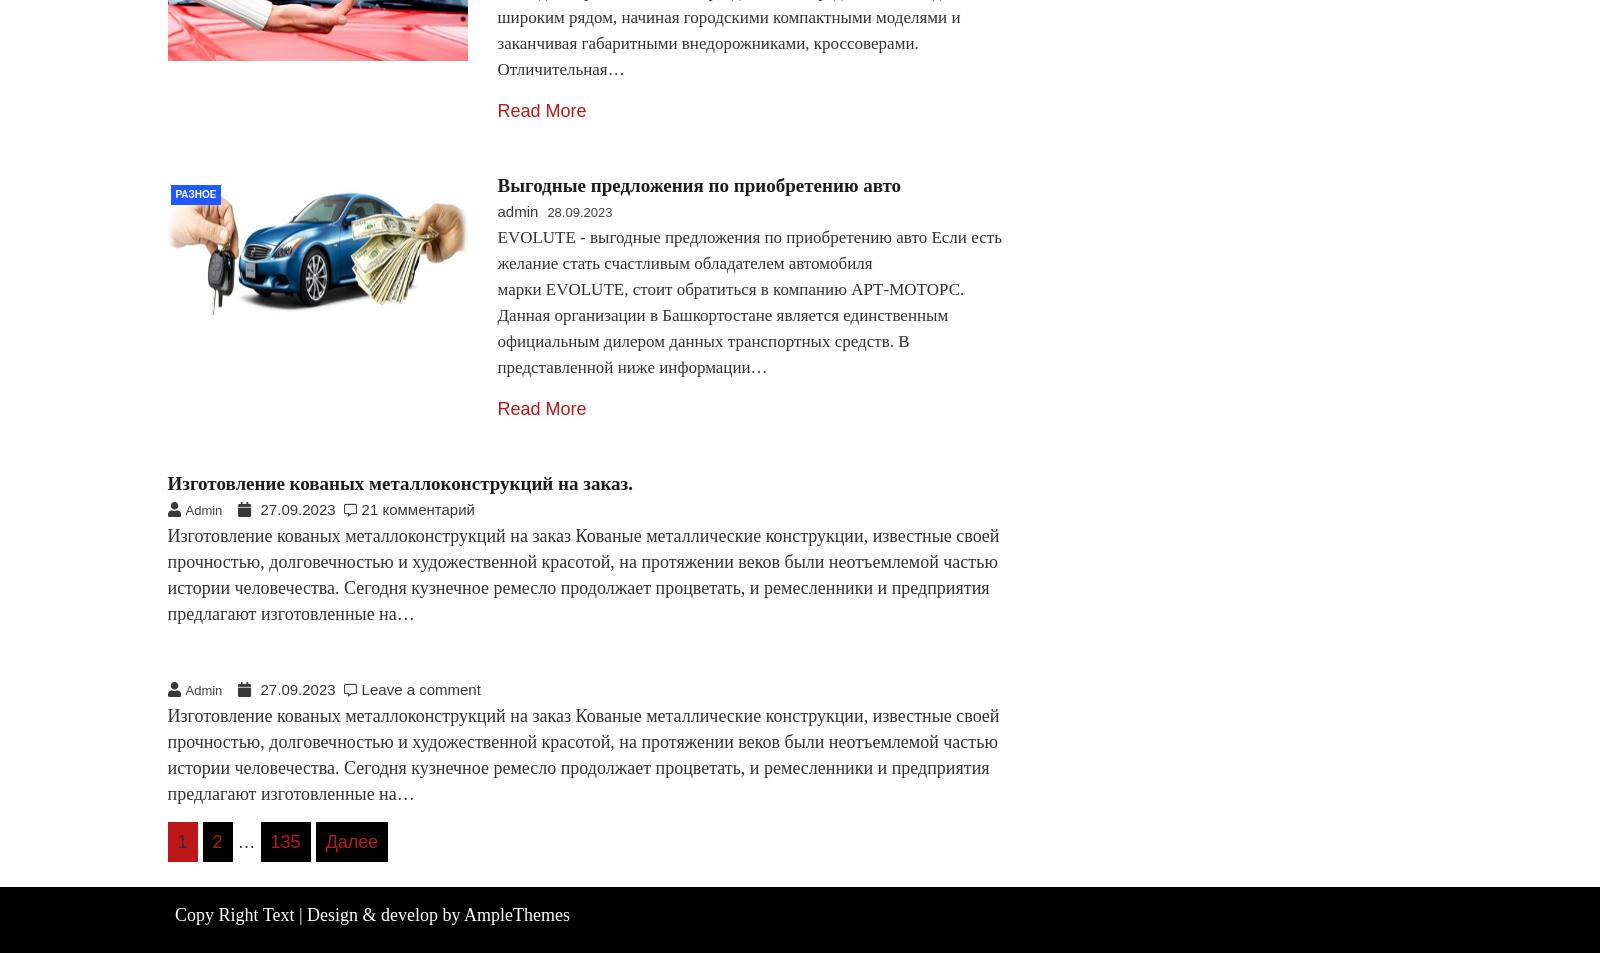 The width and height of the screenshot is (1600, 953). What do you see at coordinates (216, 841) in the screenshot?
I see `'2'` at bounding box center [216, 841].